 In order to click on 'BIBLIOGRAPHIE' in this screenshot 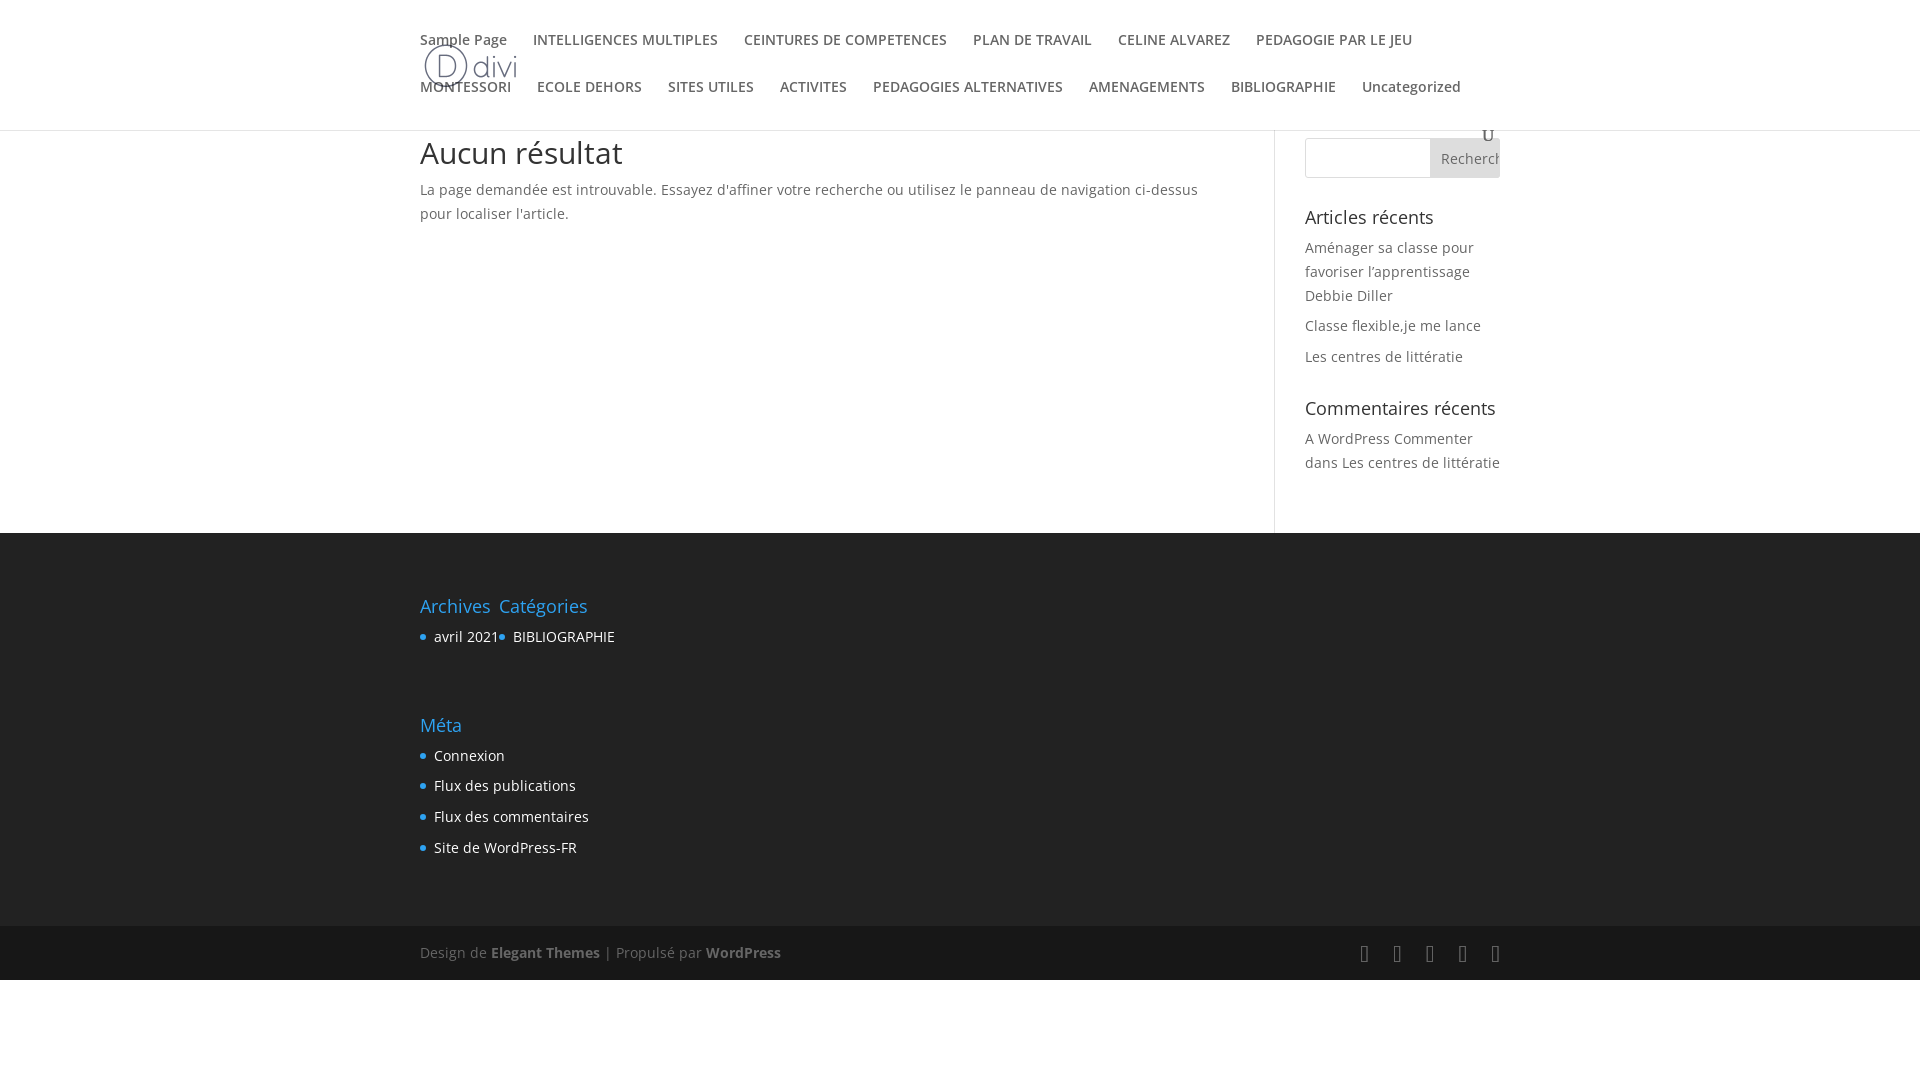, I will do `click(1283, 103)`.